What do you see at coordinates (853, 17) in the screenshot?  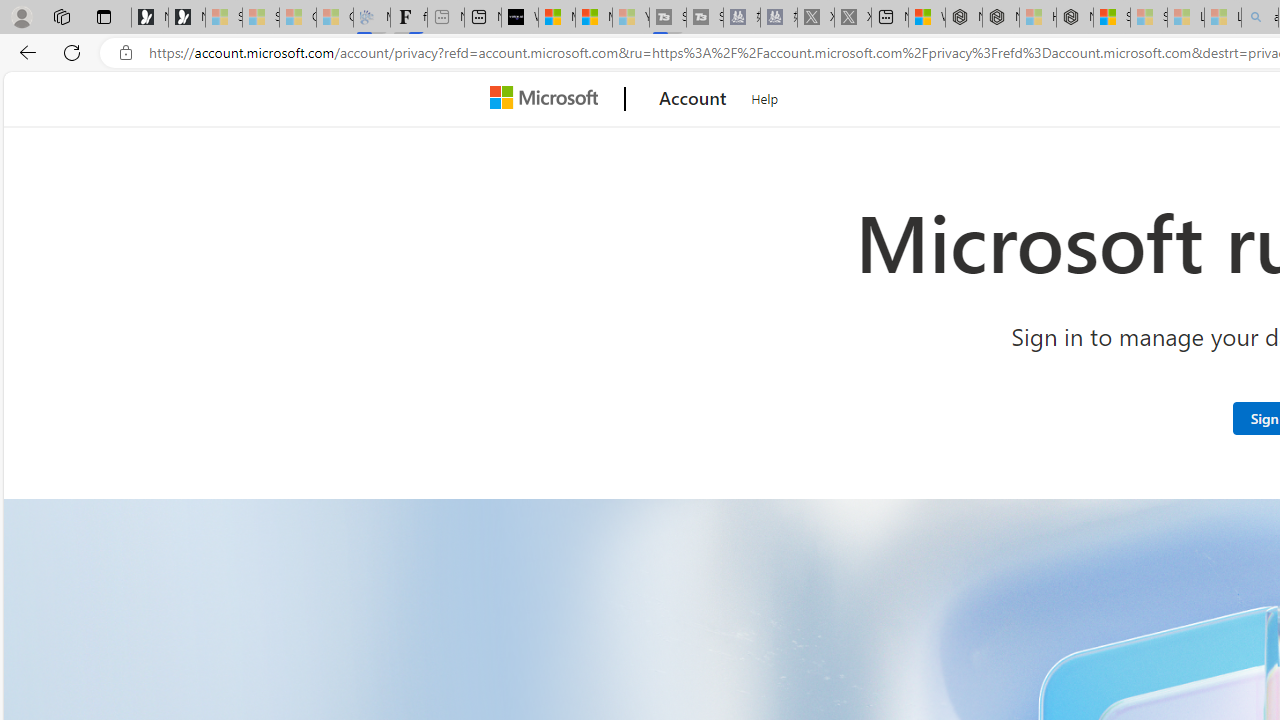 I see `'X - Sleeping'` at bounding box center [853, 17].